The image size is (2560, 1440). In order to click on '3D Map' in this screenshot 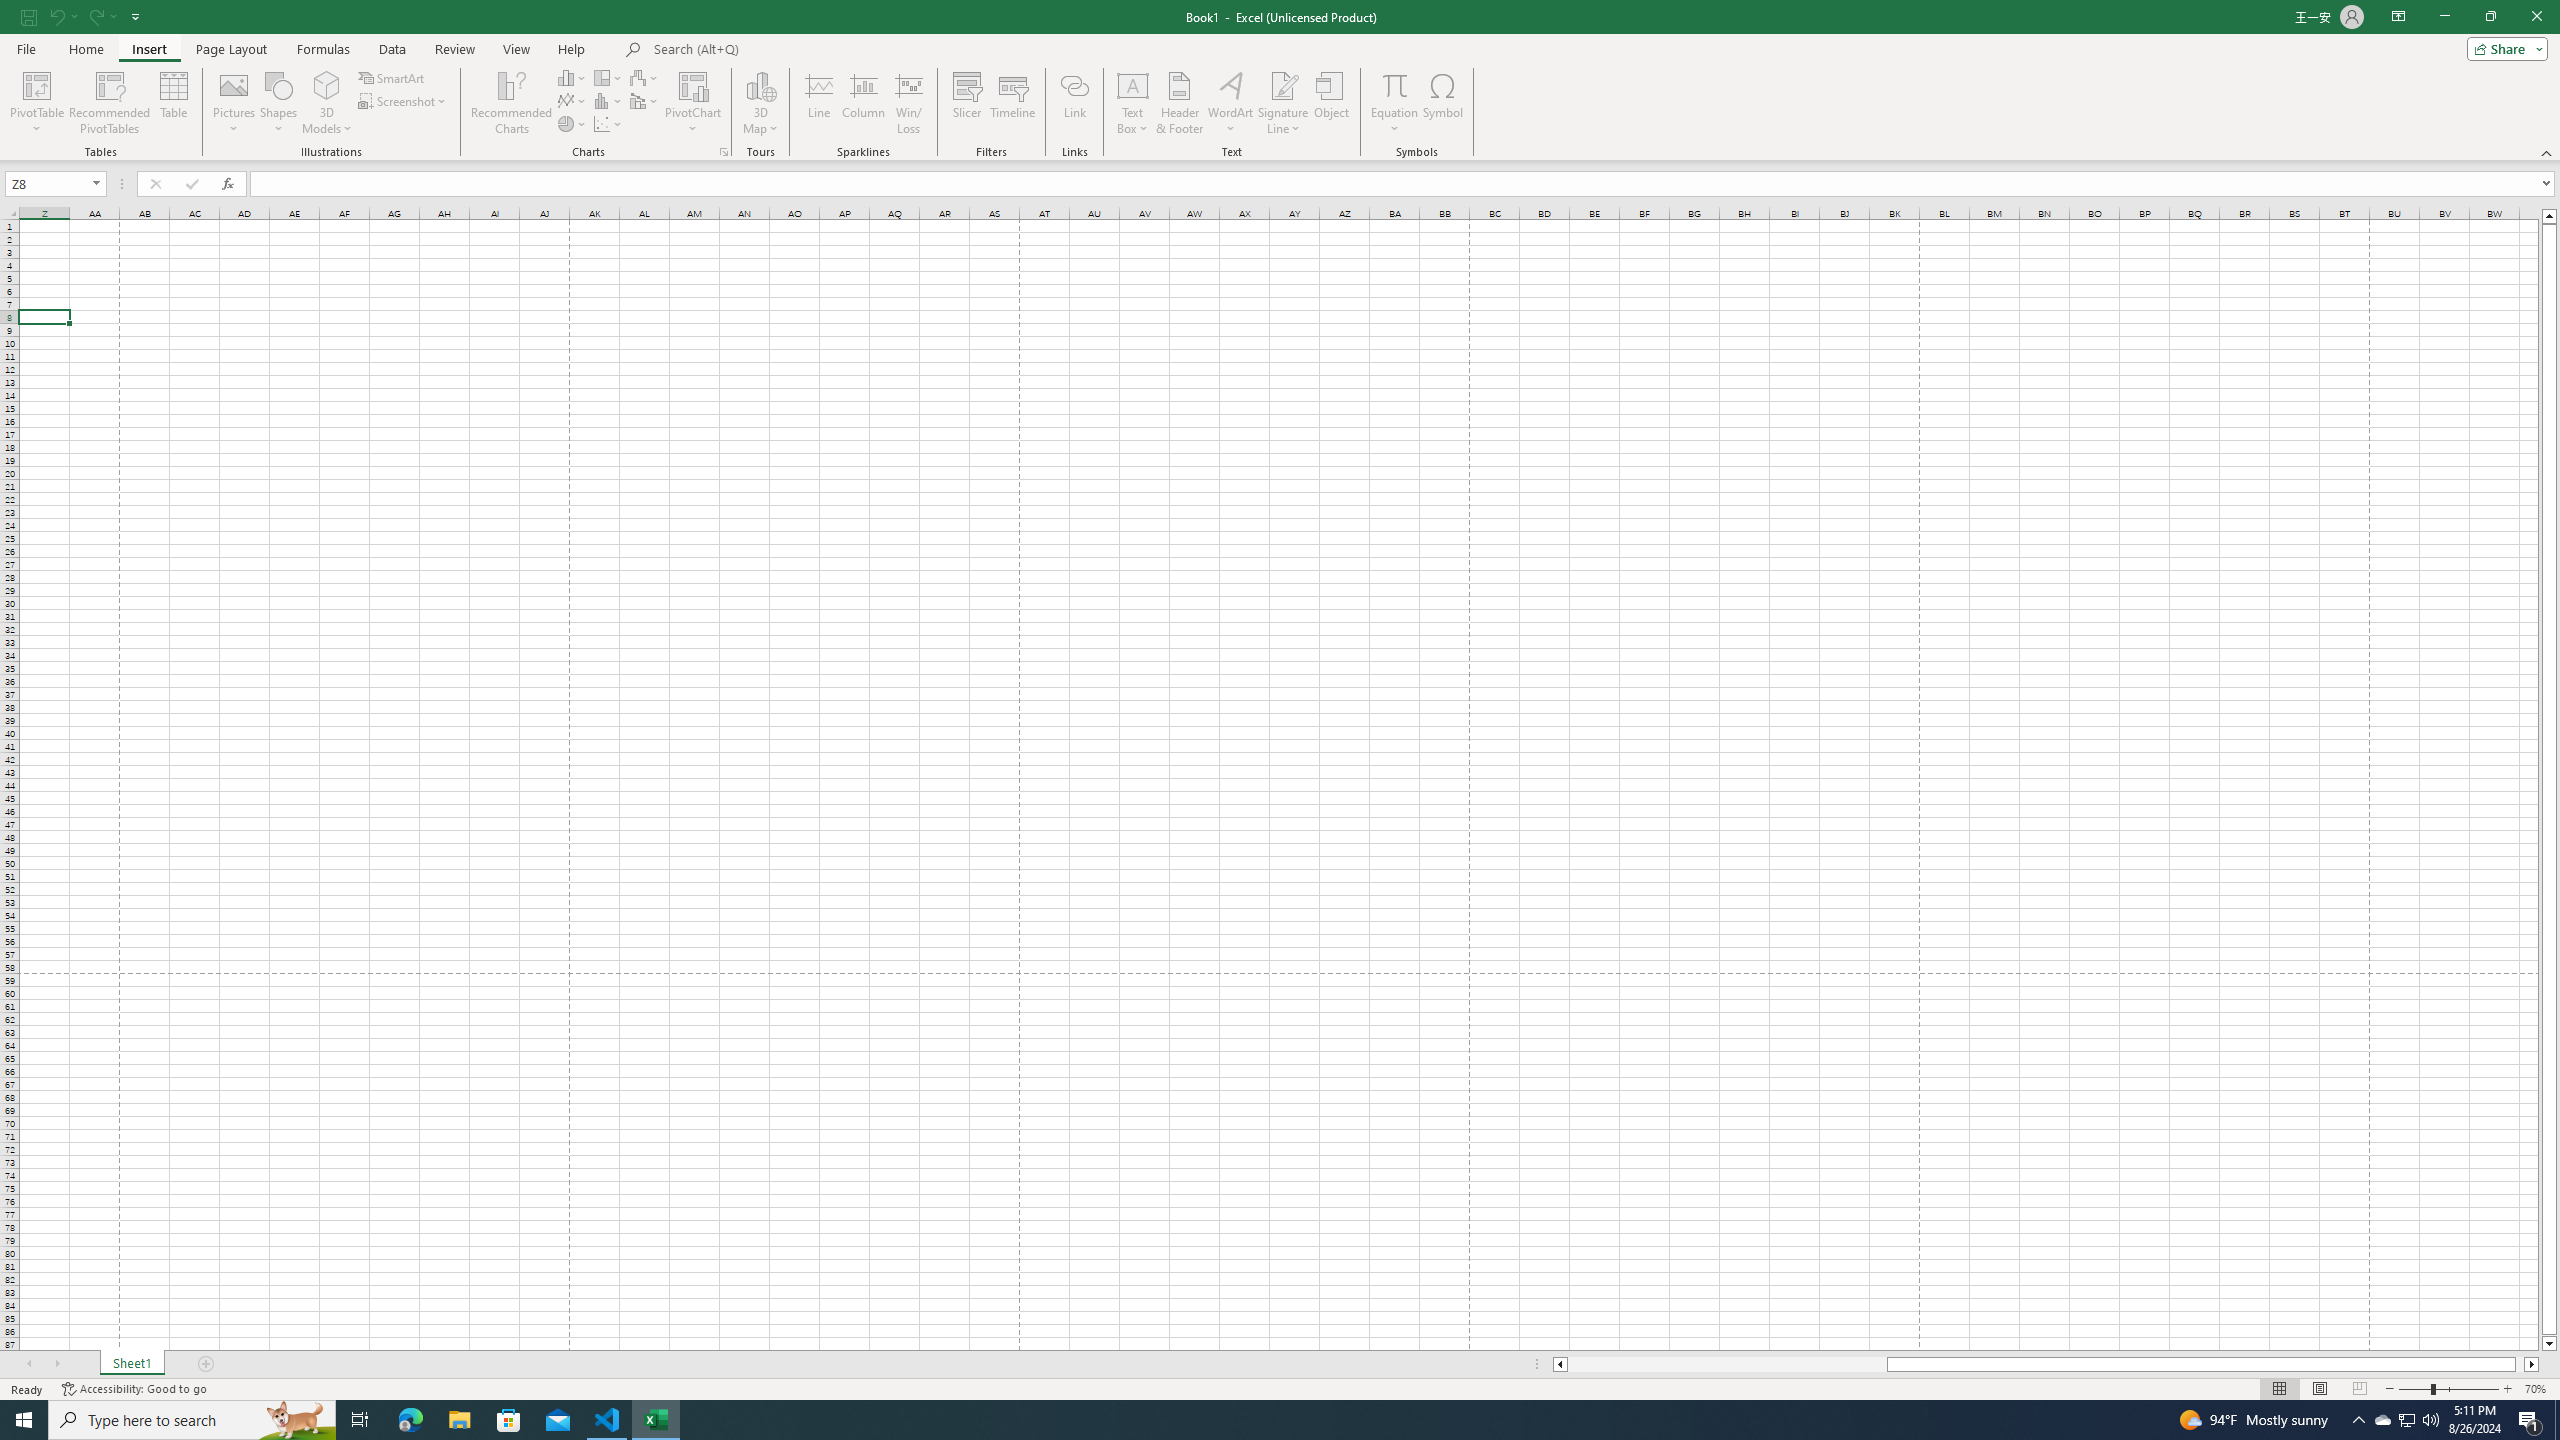, I will do `click(759, 103)`.